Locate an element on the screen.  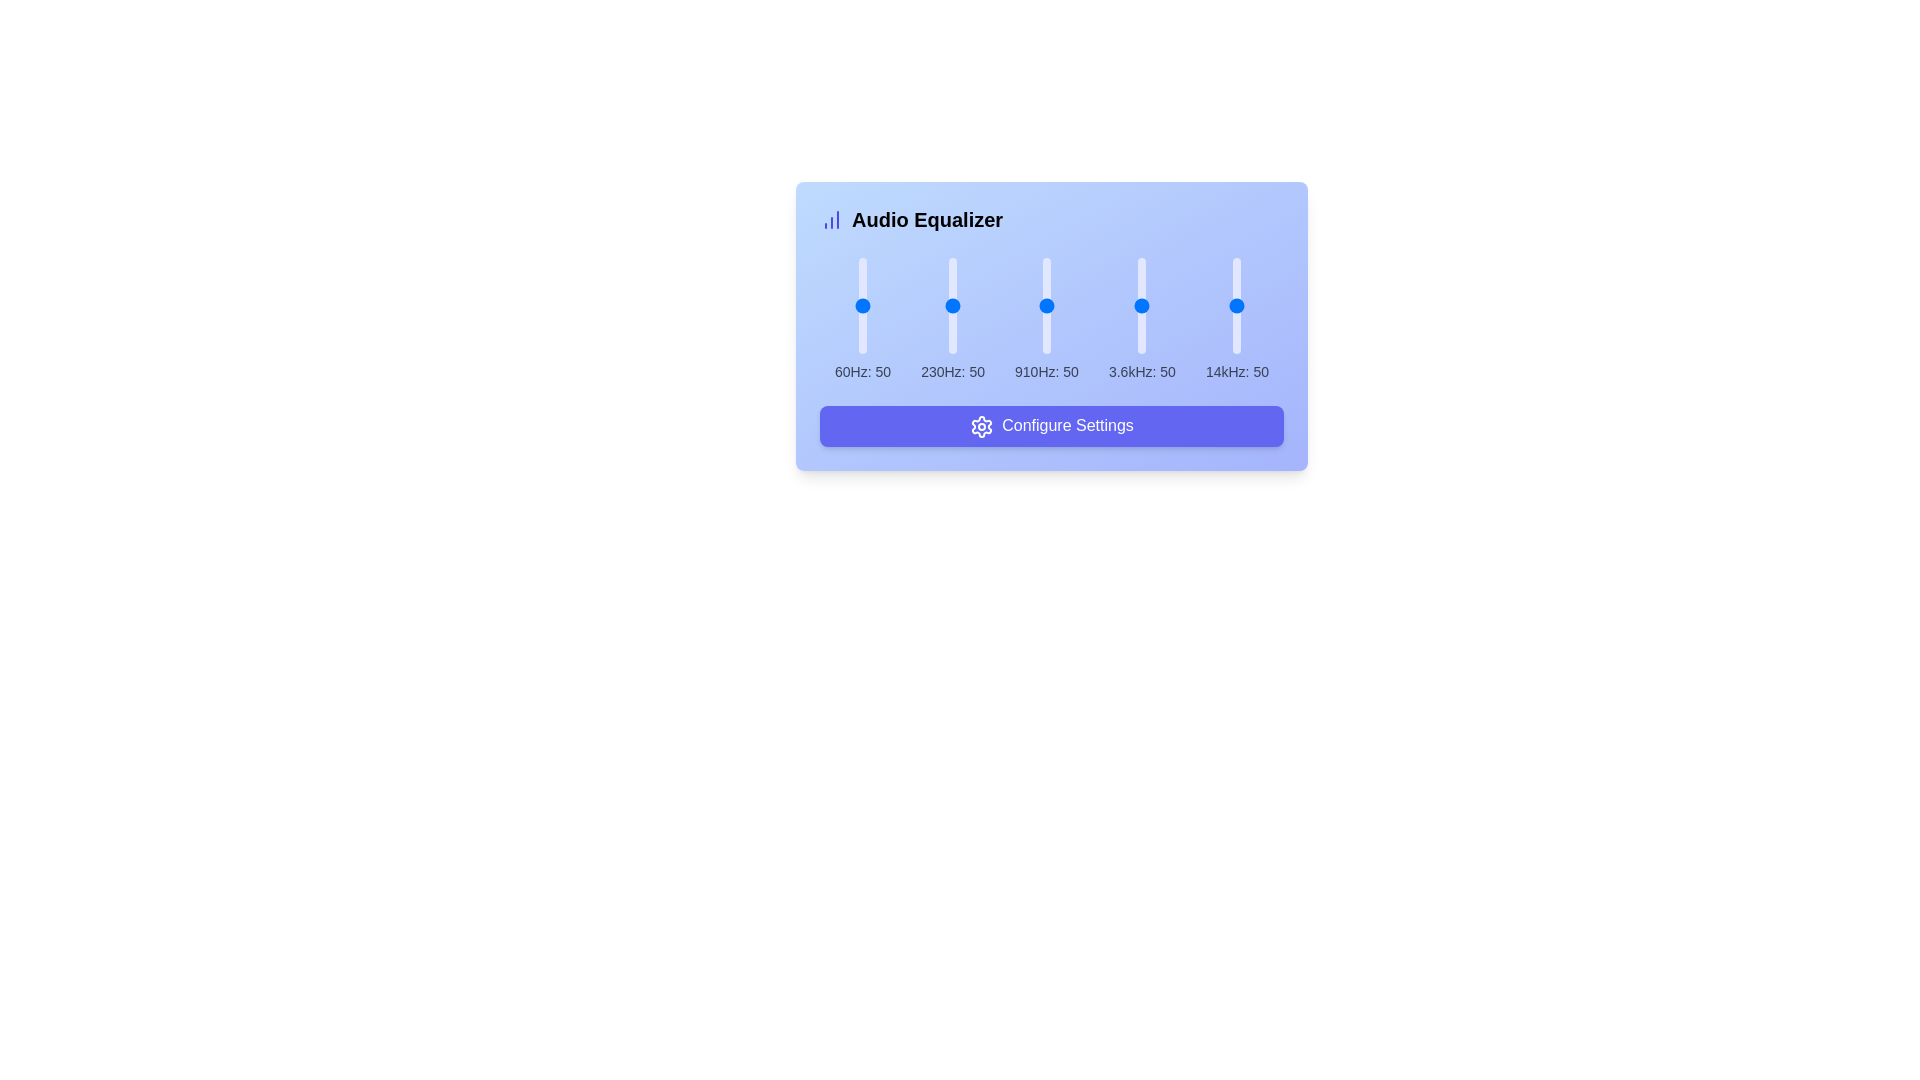
the 3.6kHz audio equalizer slider is located at coordinates (1142, 315).